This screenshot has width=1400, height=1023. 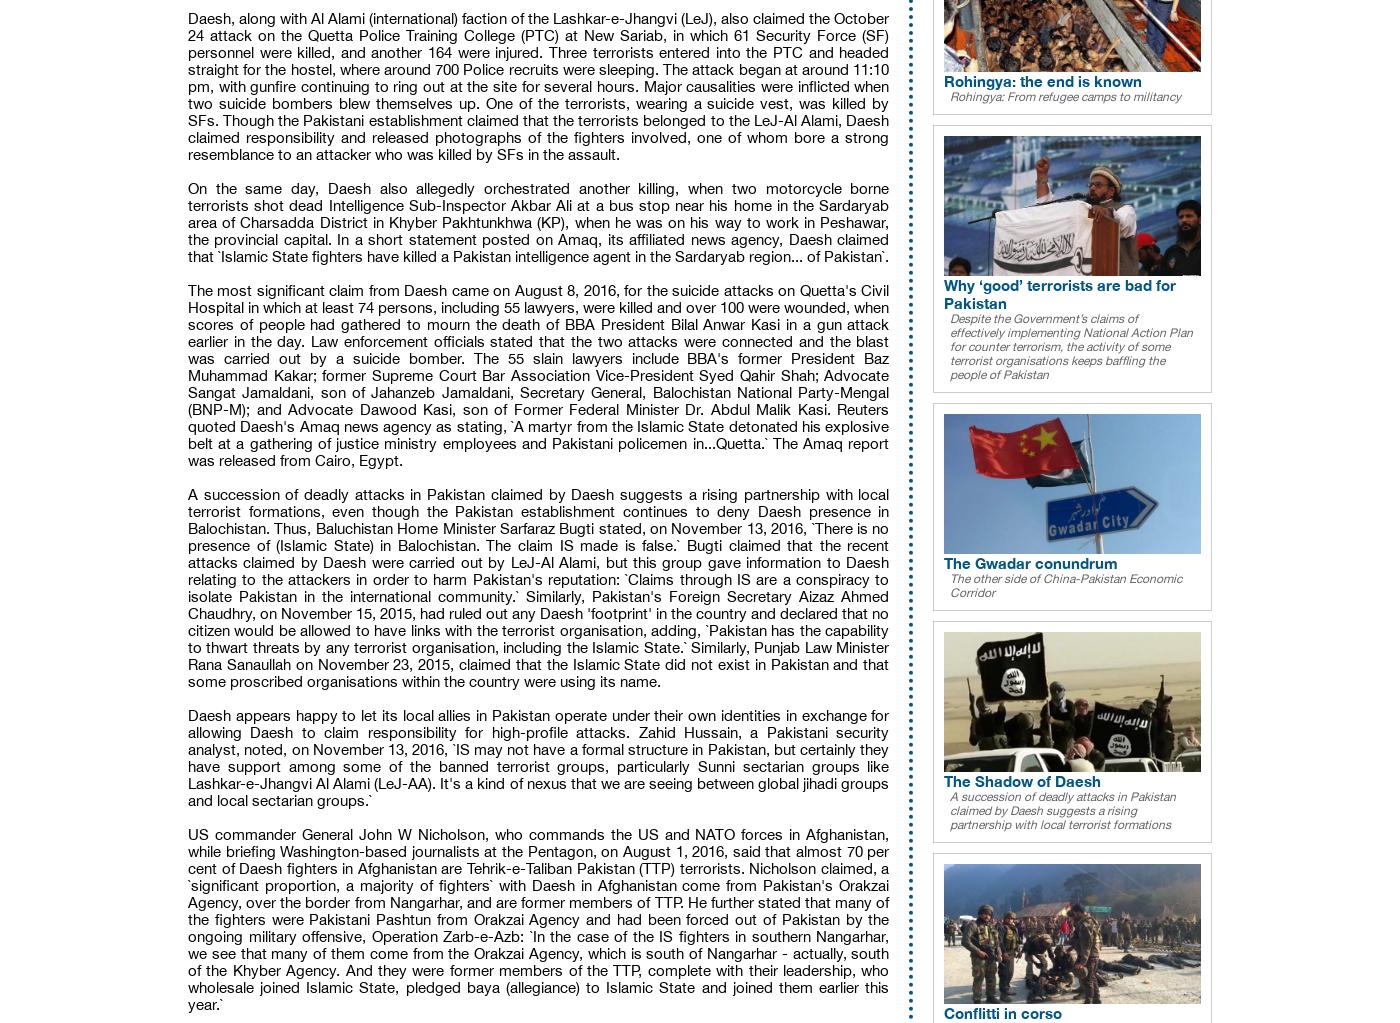 What do you see at coordinates (538, 221) in the screenshot?
I see `'On the same day, Daesh also allegedly orchestrated another killing, when two motorcycle borne terrorists shot dead Intelligence Sub-Inspector Akbar Ali at a bus stop near his home in the Sardaryab area of Charsadda District in Khyber Pakhtunkhwa (KP), when he was on his way to work in Peshawar, the provincial capital. In a short statement posted on Amaq, its affiliated news agency, Daesh claimed that `Islamic State fighters have killed a Pakistan intelligence agent in the Sardaryab region... of Pakistan`.'` at bounding box center [538, 221].